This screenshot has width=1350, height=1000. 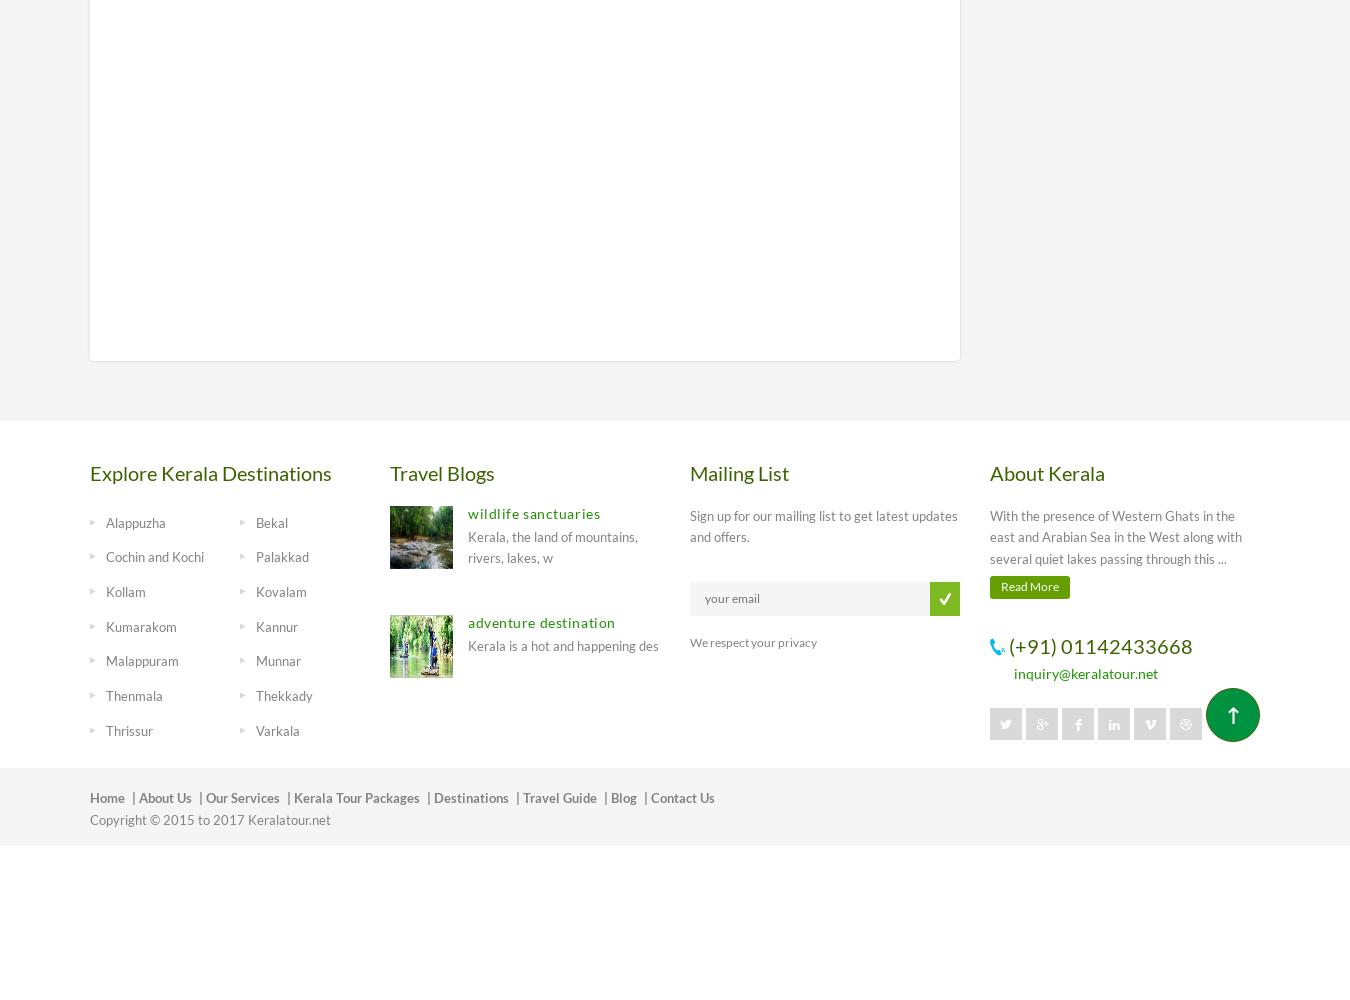 What do you see at coordinates (254, 590) in the screenshot?
I see `'Kovalam'` at bounding box center [254, 590].